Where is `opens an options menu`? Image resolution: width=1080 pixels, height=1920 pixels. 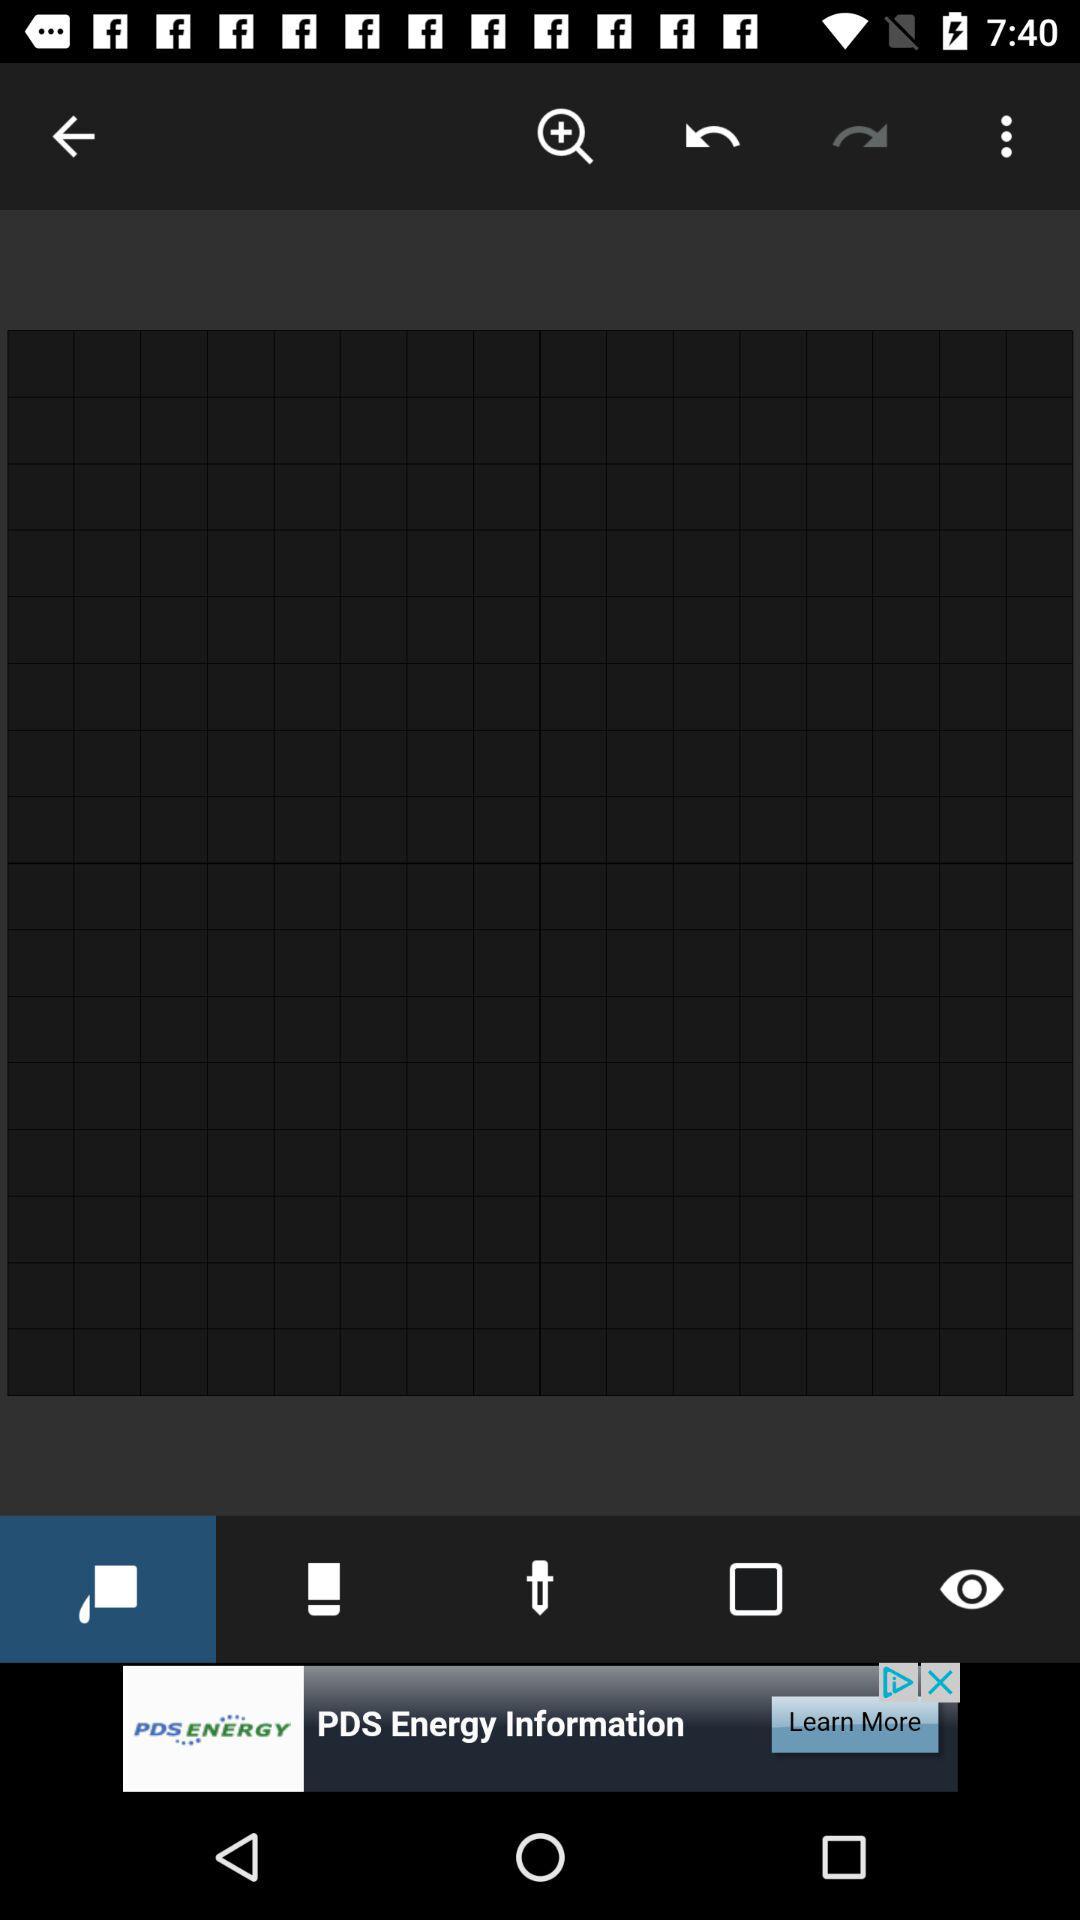 opens an options menu is located at coordinates (1006, 135).